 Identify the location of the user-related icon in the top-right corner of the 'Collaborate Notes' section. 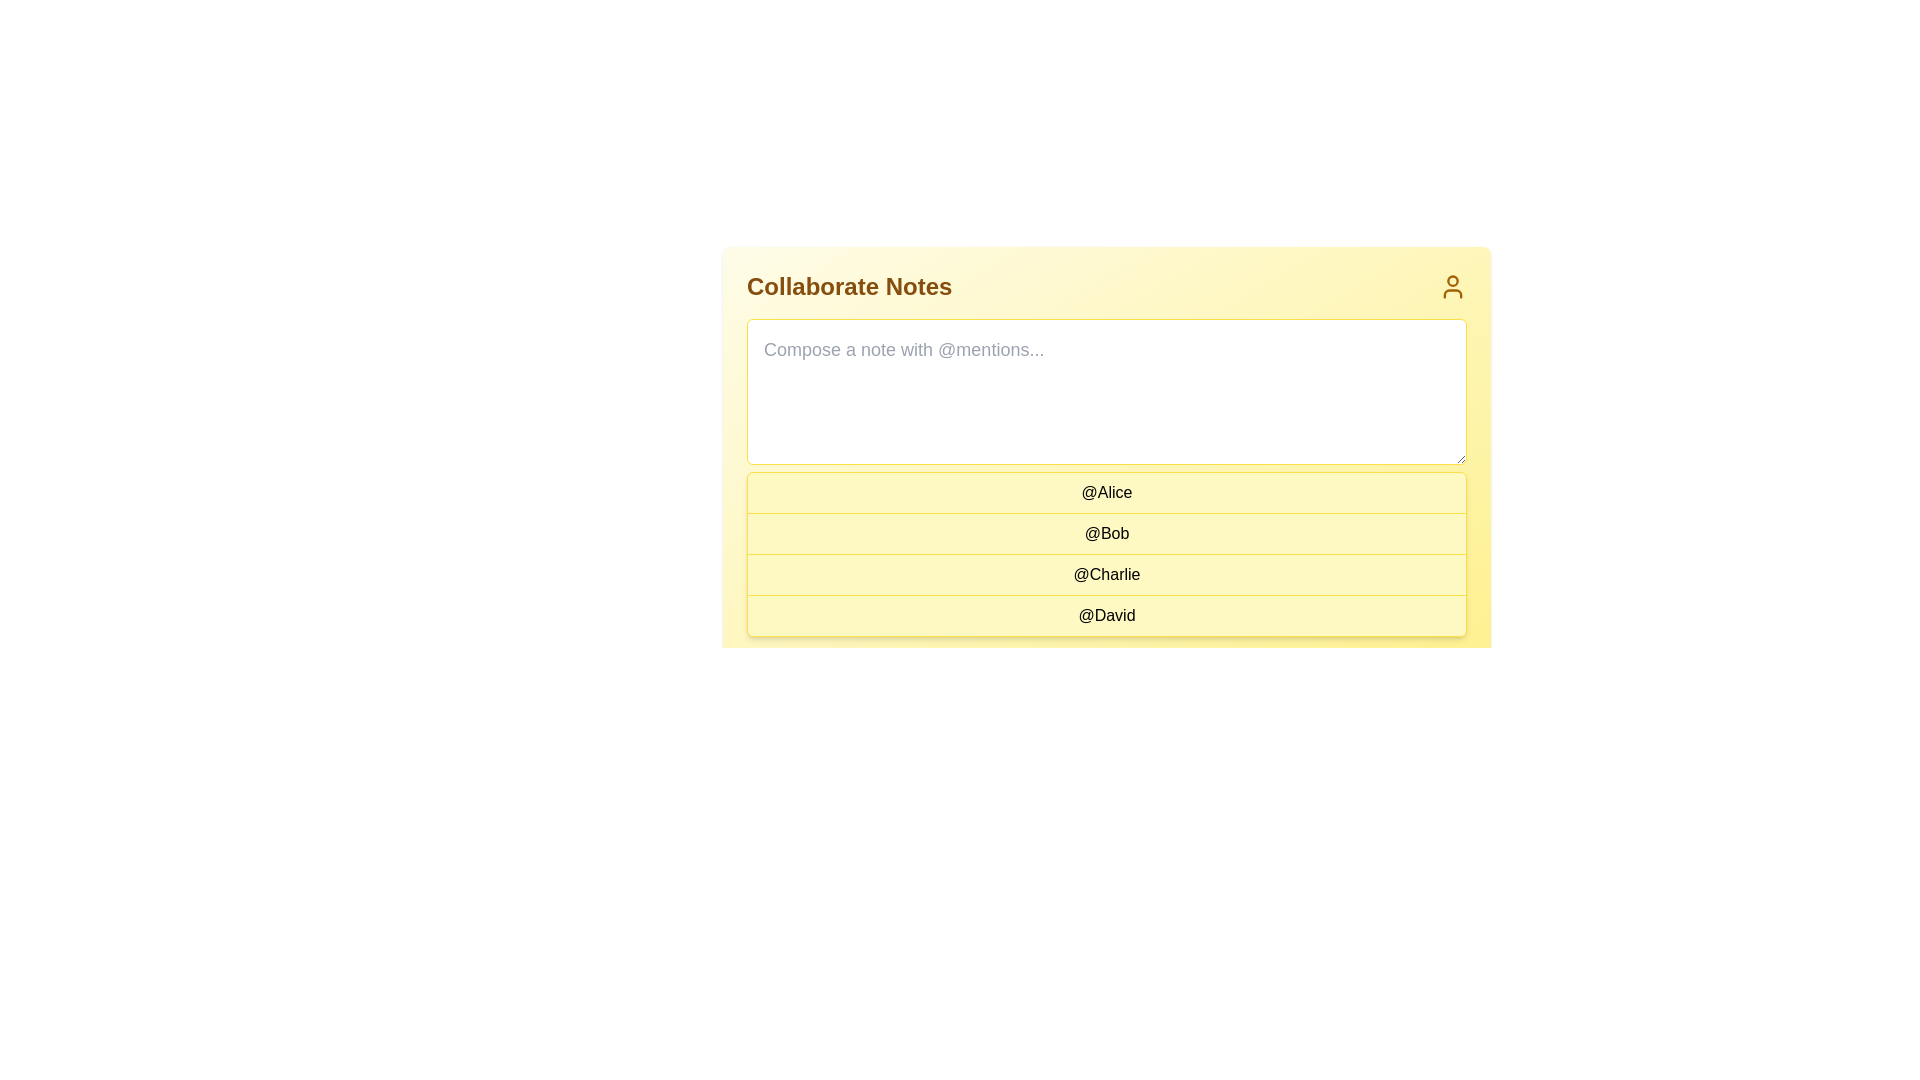
(1453, 286).